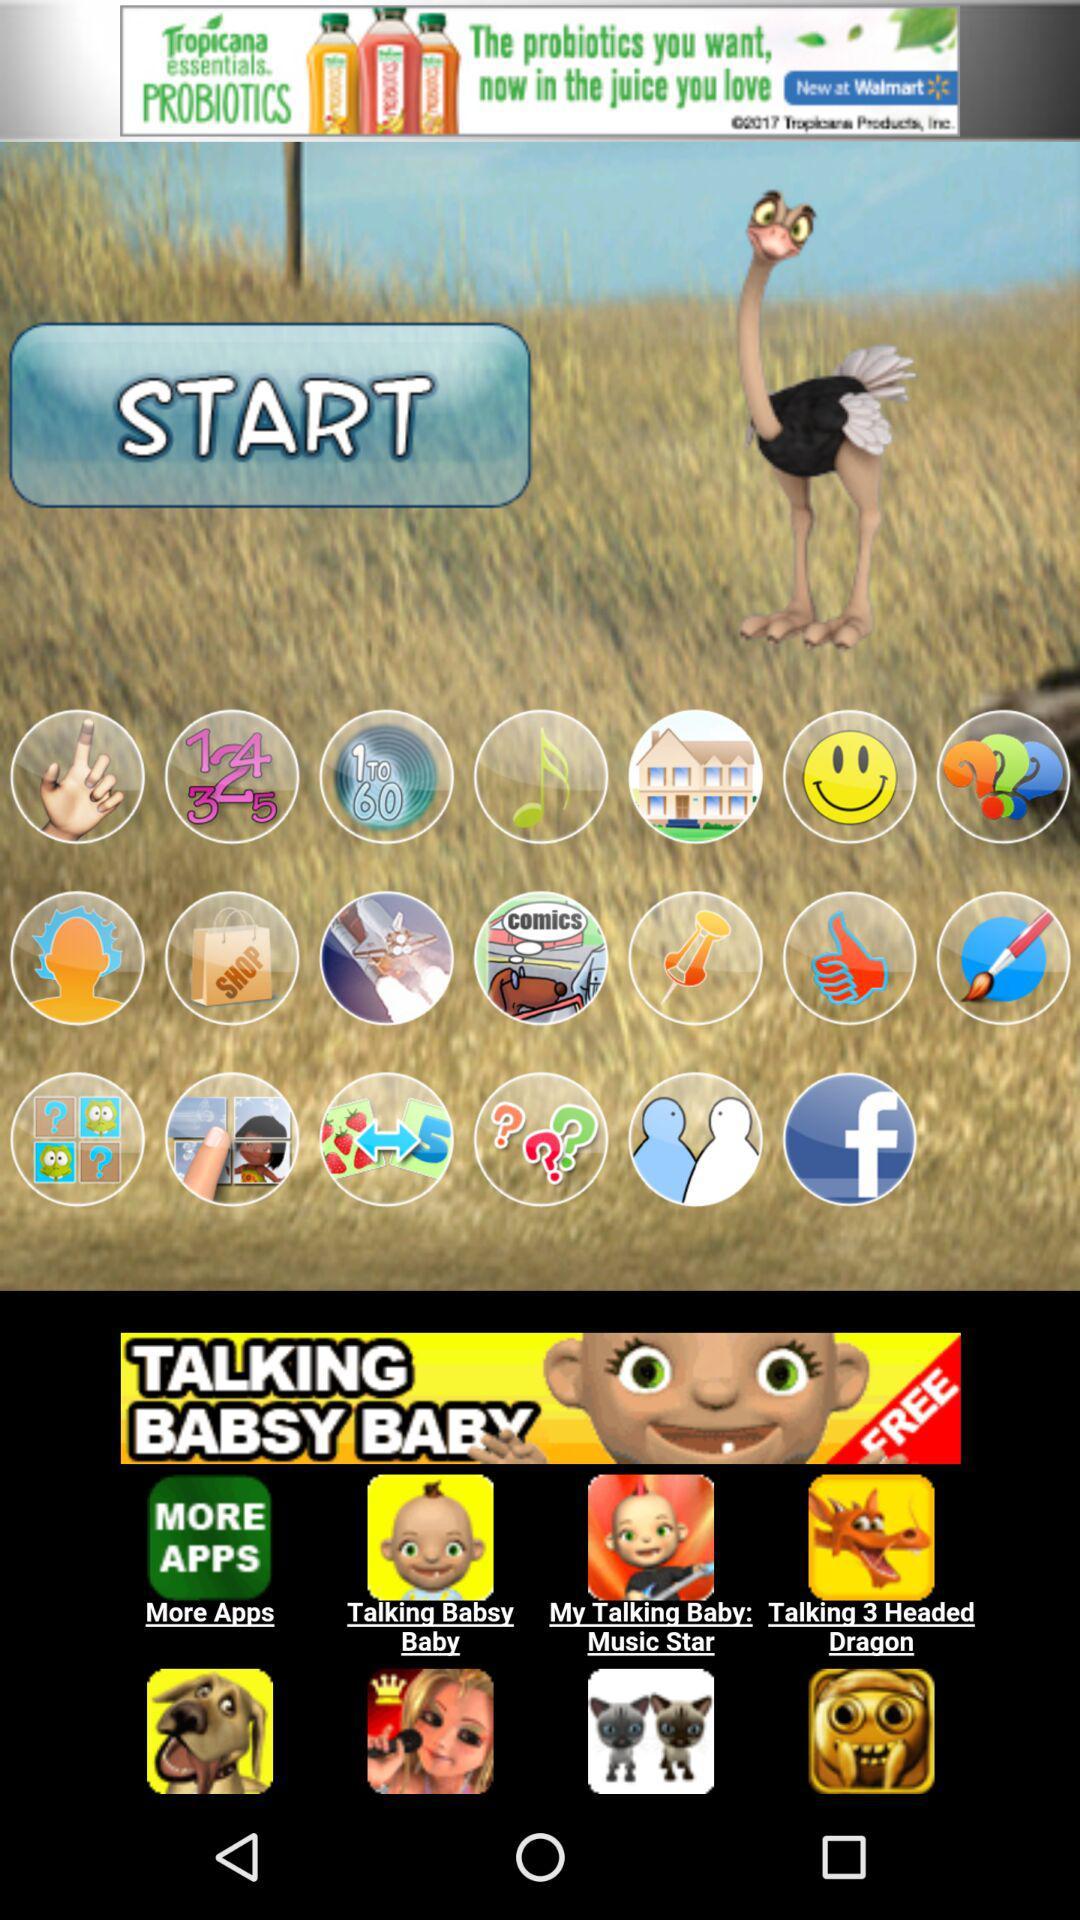  Describe the element at coordinates (386, 776) in the screenshot. I see `stick images` at that location.